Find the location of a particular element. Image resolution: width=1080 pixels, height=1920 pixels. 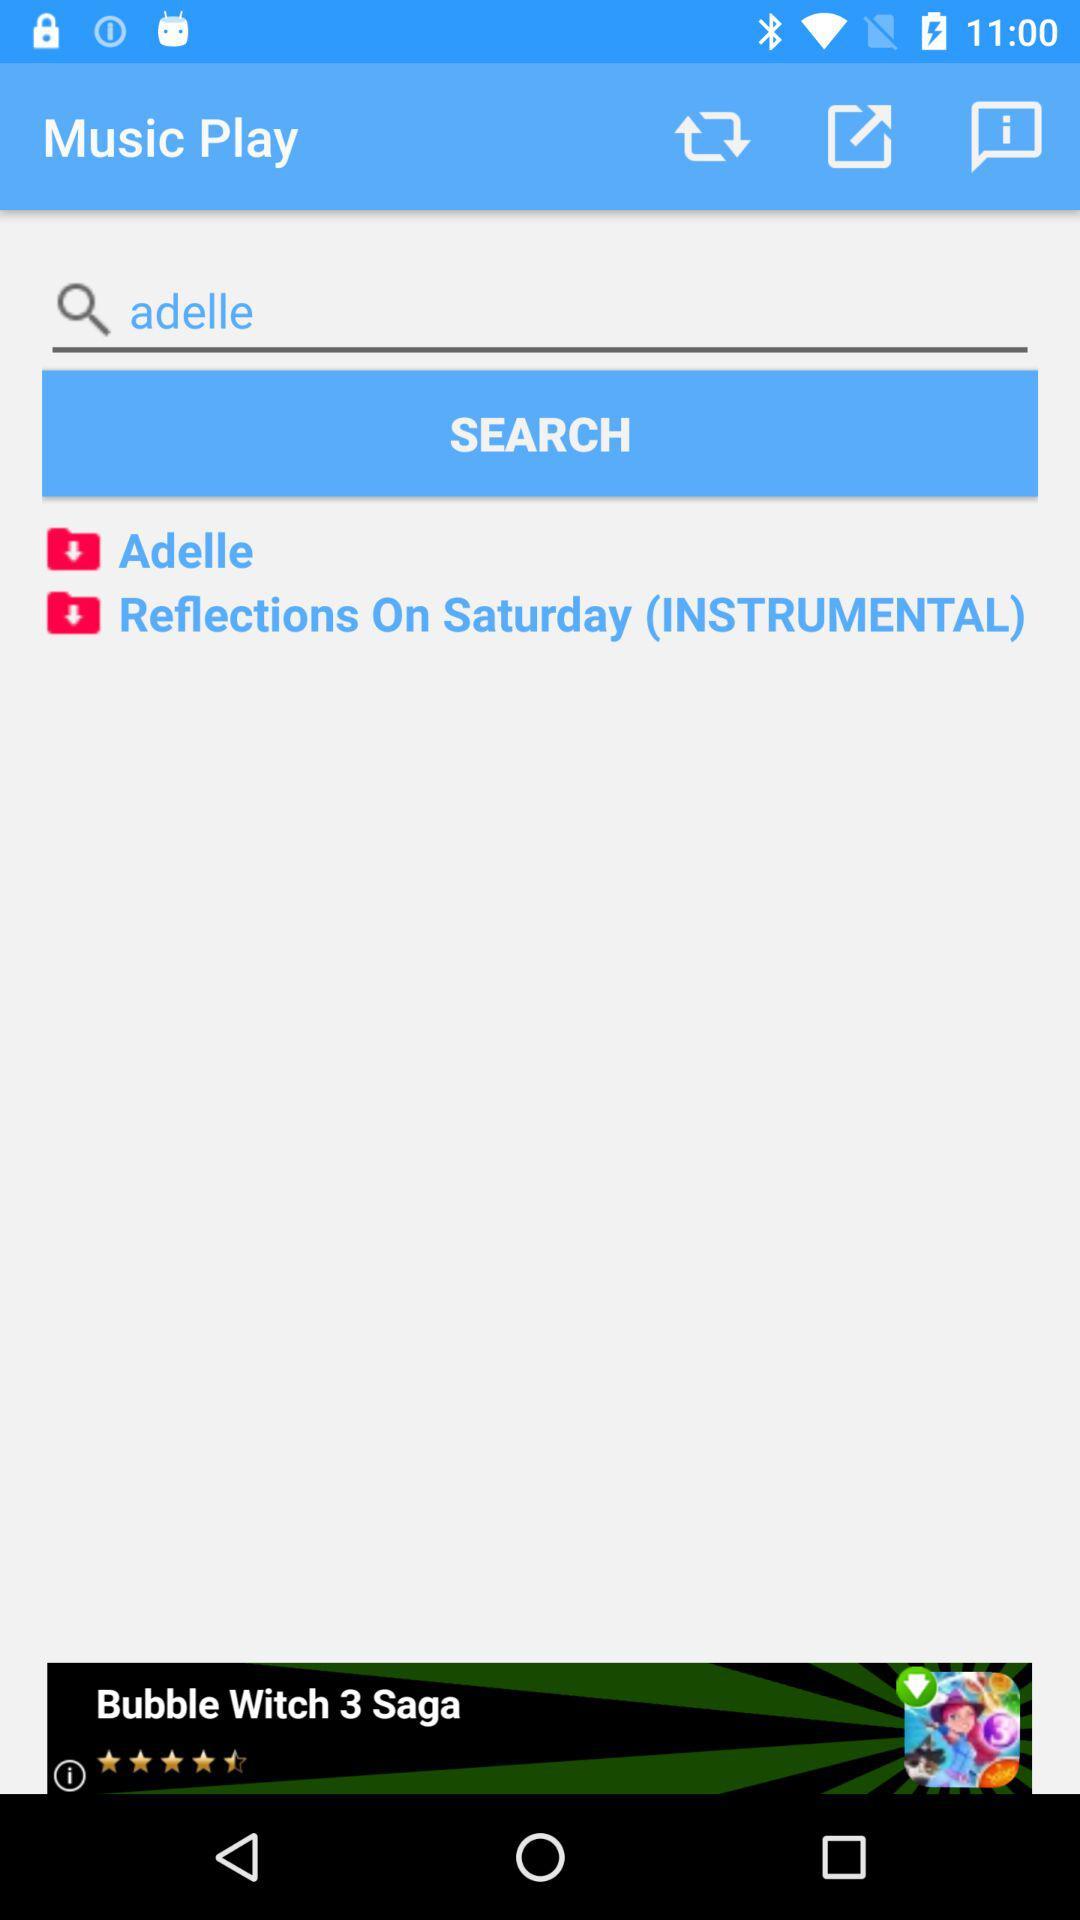

the app to the right of music play item is located at coordinates (711, 135).